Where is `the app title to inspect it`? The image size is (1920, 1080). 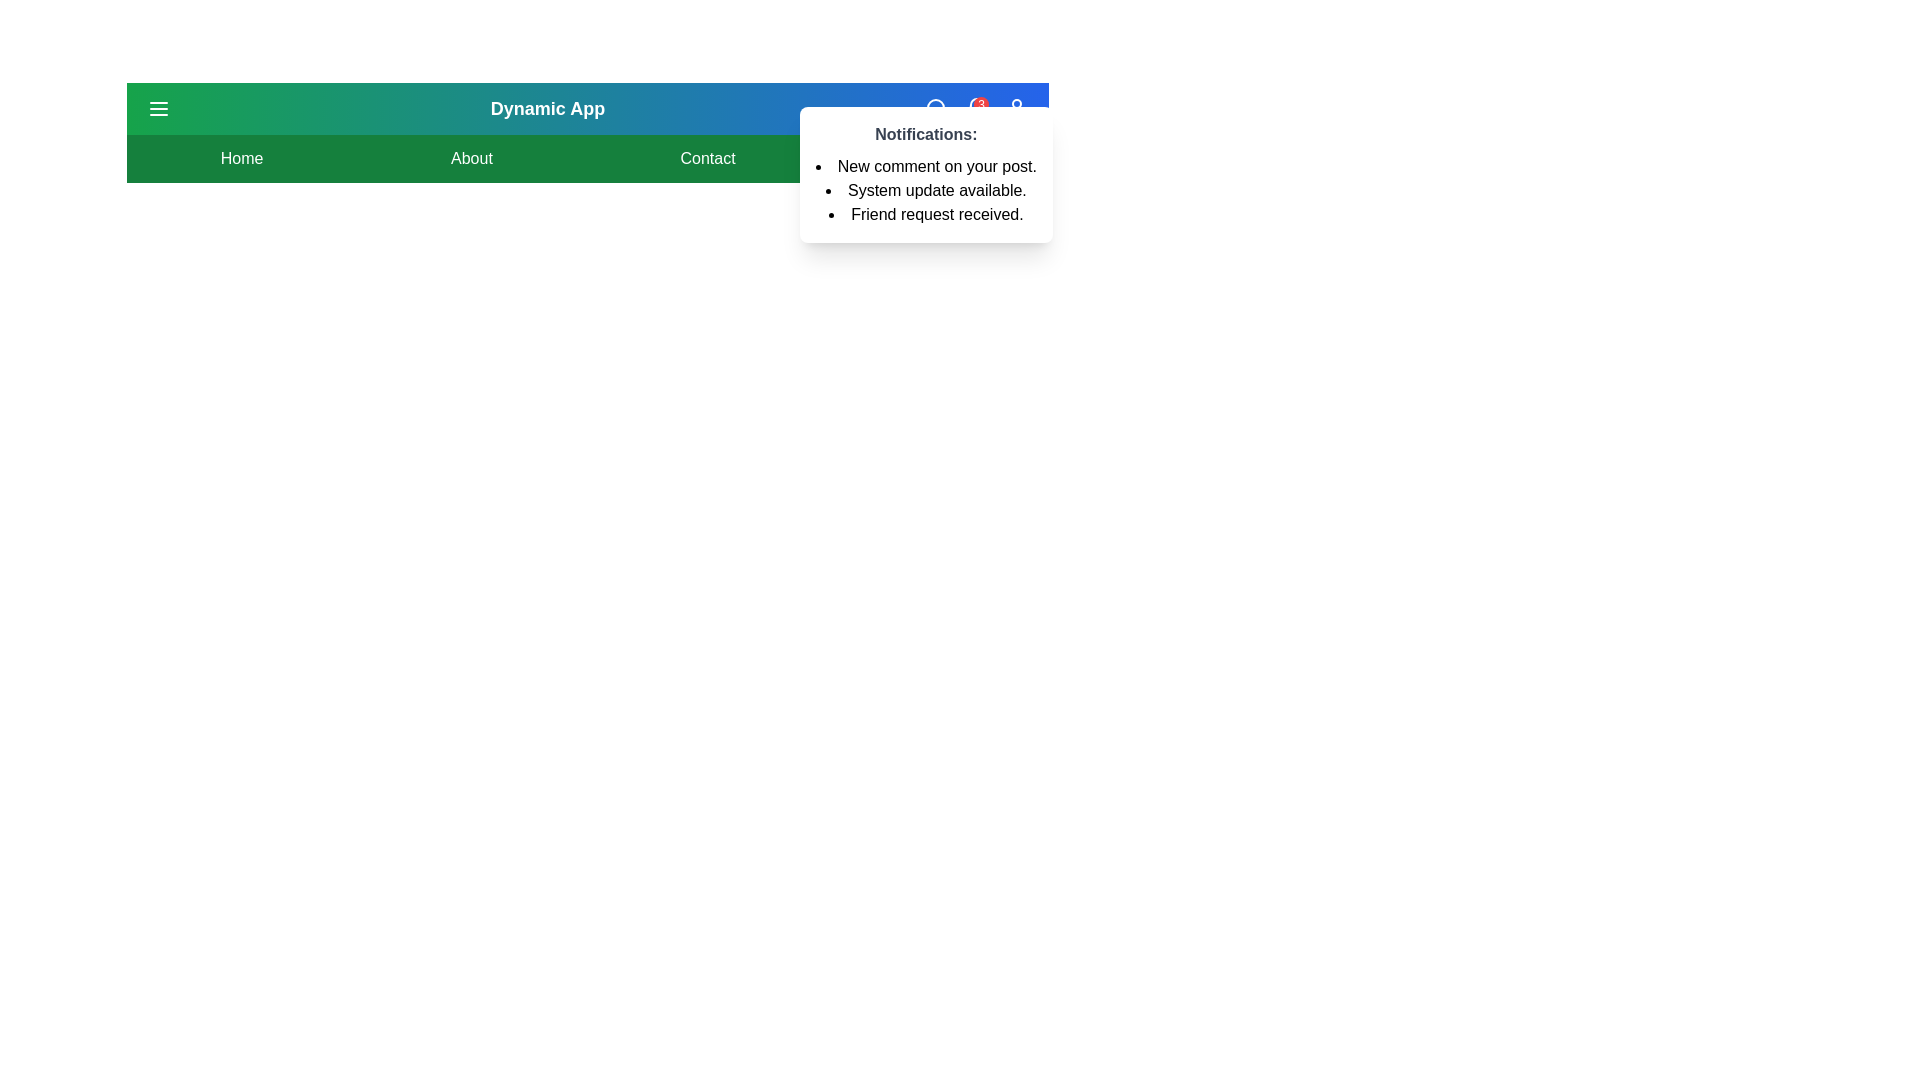
the app title to inspect it is located at coordinates (547, 108).